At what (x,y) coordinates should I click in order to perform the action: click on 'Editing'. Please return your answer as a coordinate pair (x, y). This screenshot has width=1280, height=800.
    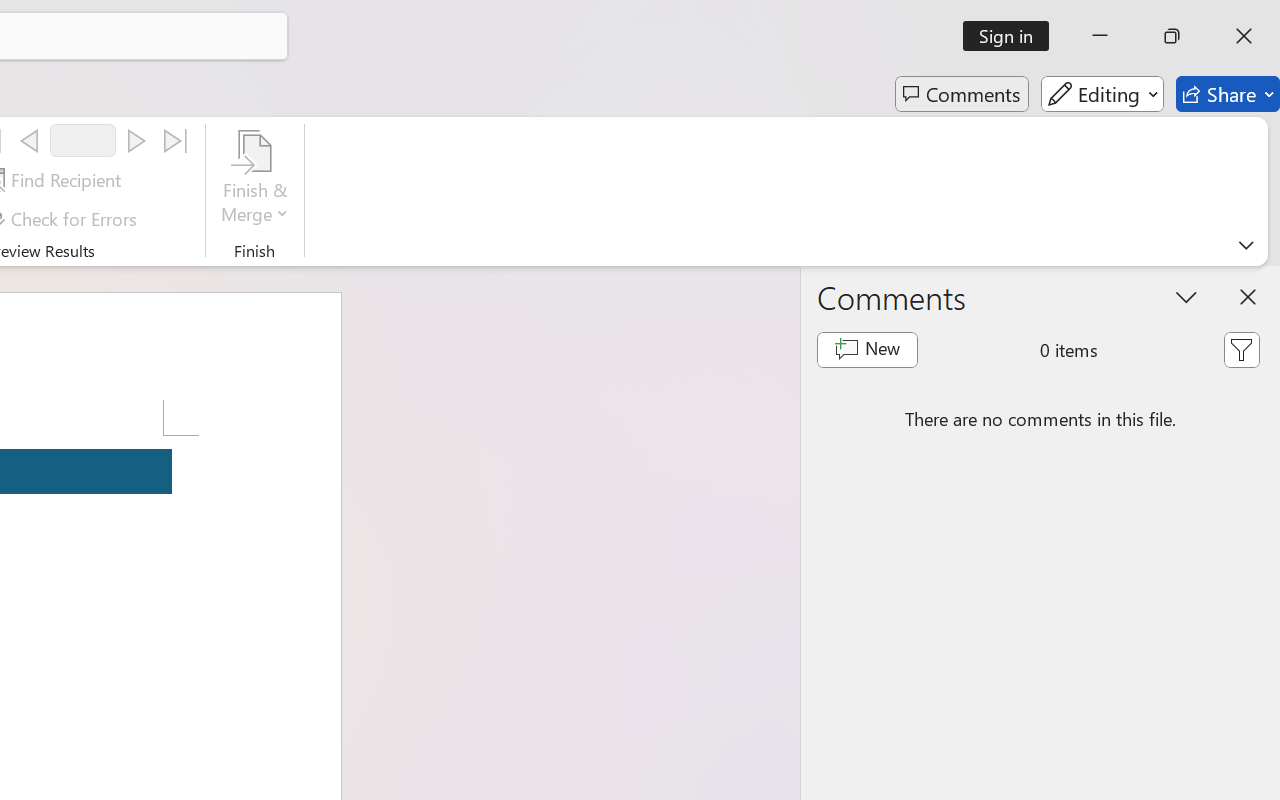
    Looking at the image, I should click on (1101, 94).